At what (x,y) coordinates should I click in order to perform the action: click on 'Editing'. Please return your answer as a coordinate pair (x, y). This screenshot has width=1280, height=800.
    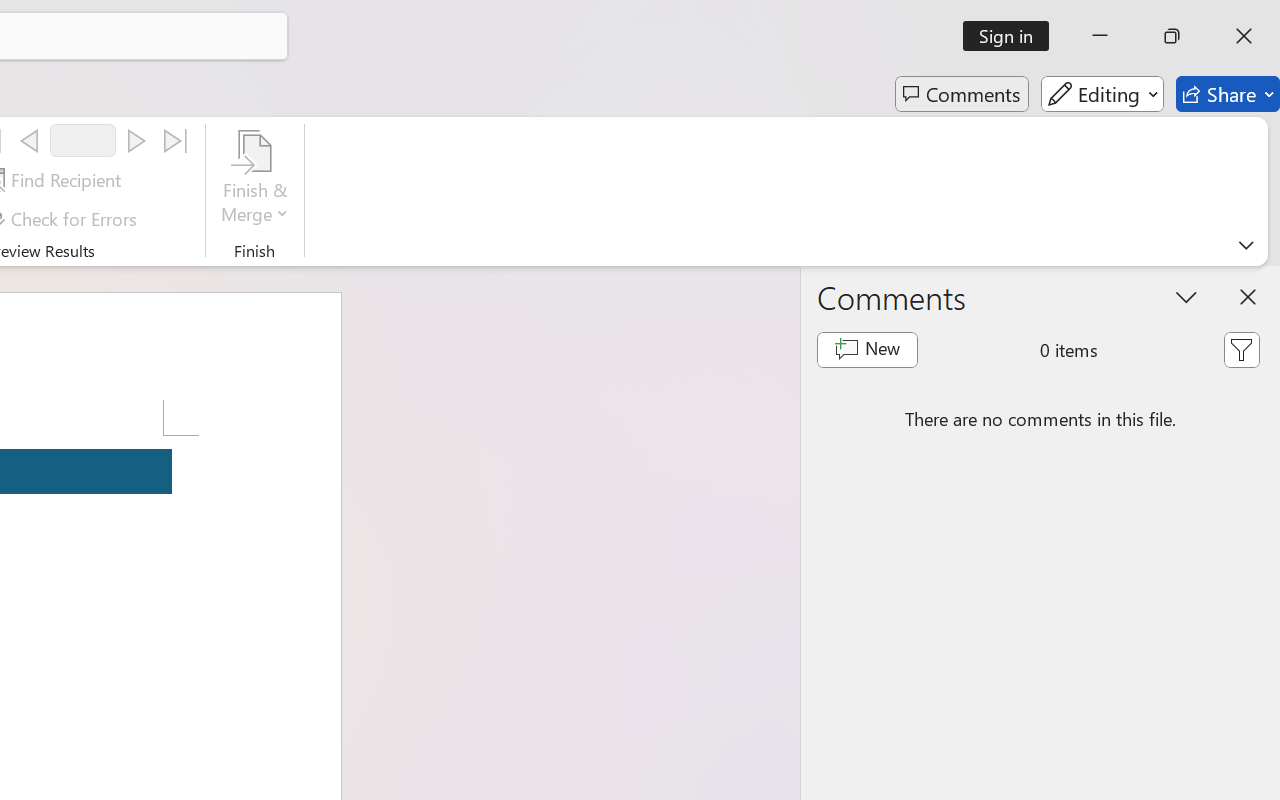
    Looking at the image, I should click on (1101, 94).